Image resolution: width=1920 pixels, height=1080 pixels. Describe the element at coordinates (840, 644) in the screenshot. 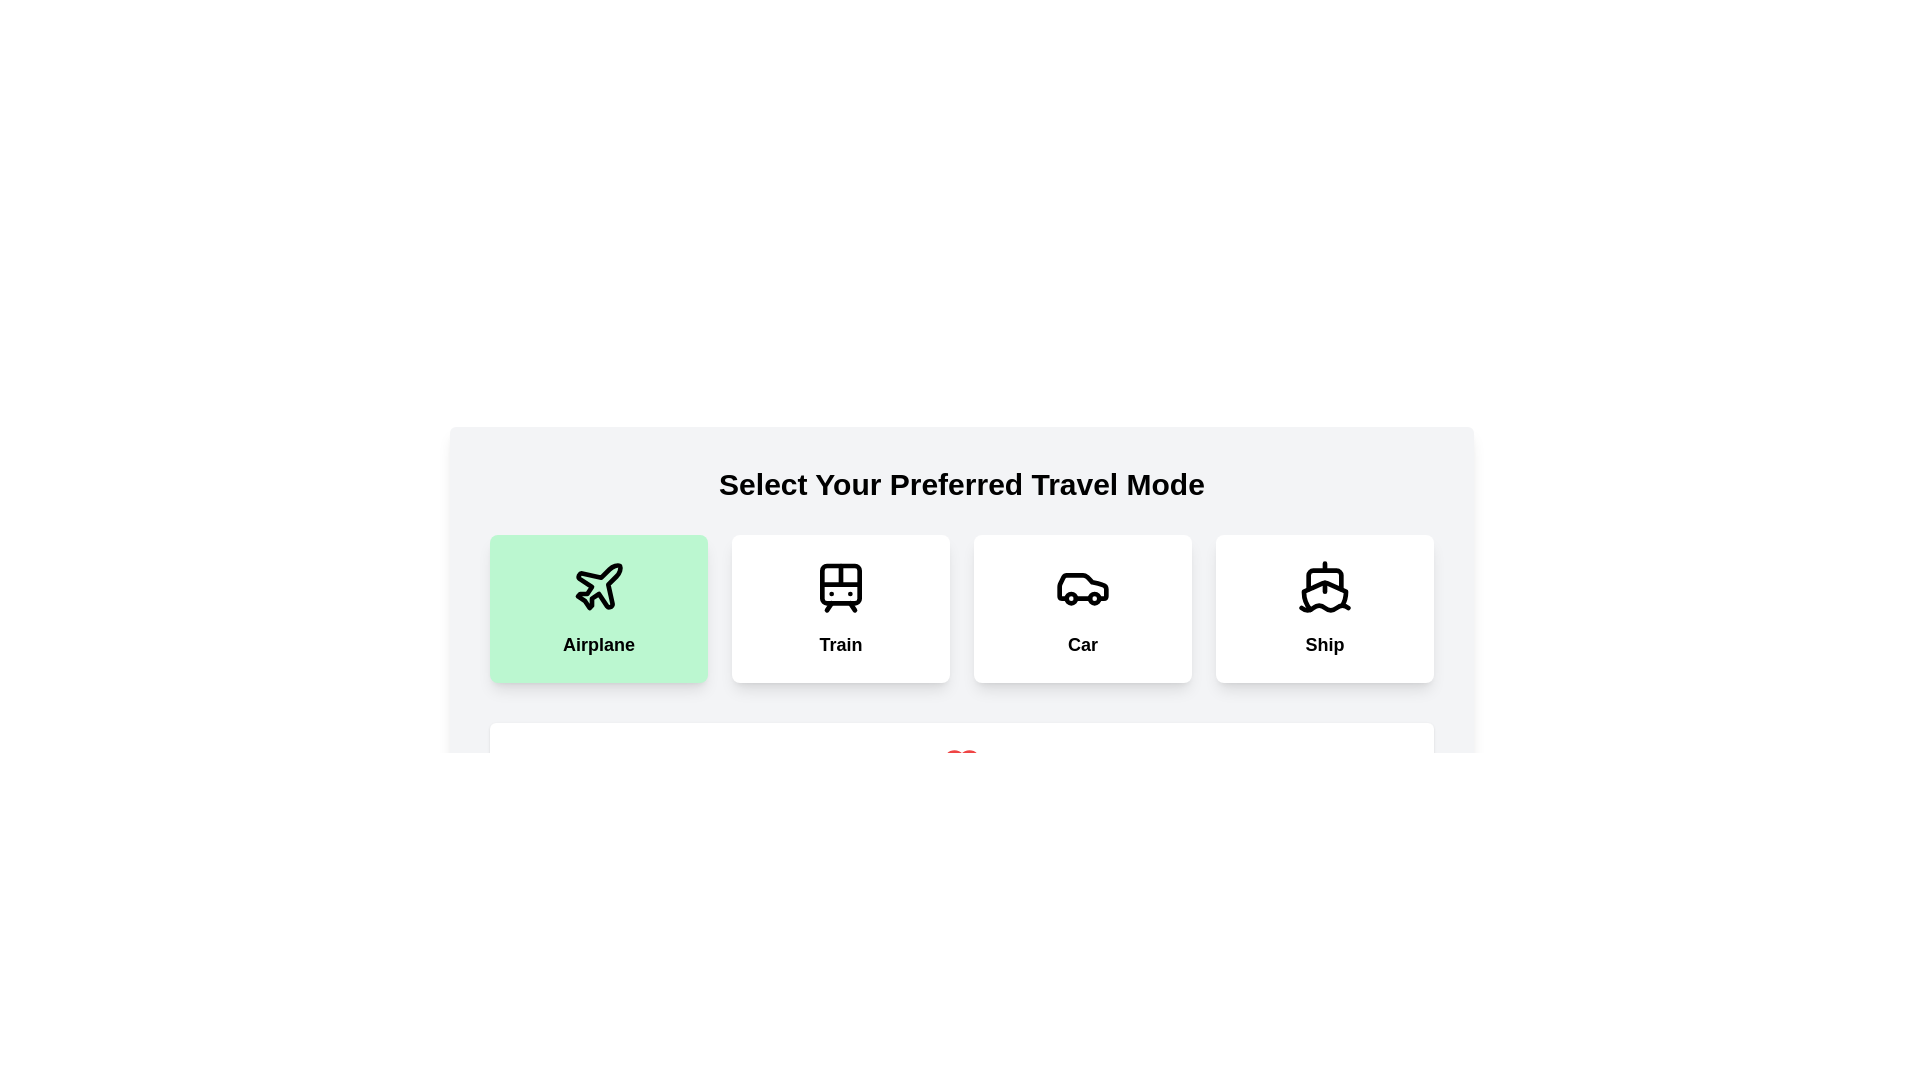

I see `the bold text label displaying 'Train' in a serif font style, which is centered vertically below the train icon in the second tile of the horizontal list of travel modes` at that location.